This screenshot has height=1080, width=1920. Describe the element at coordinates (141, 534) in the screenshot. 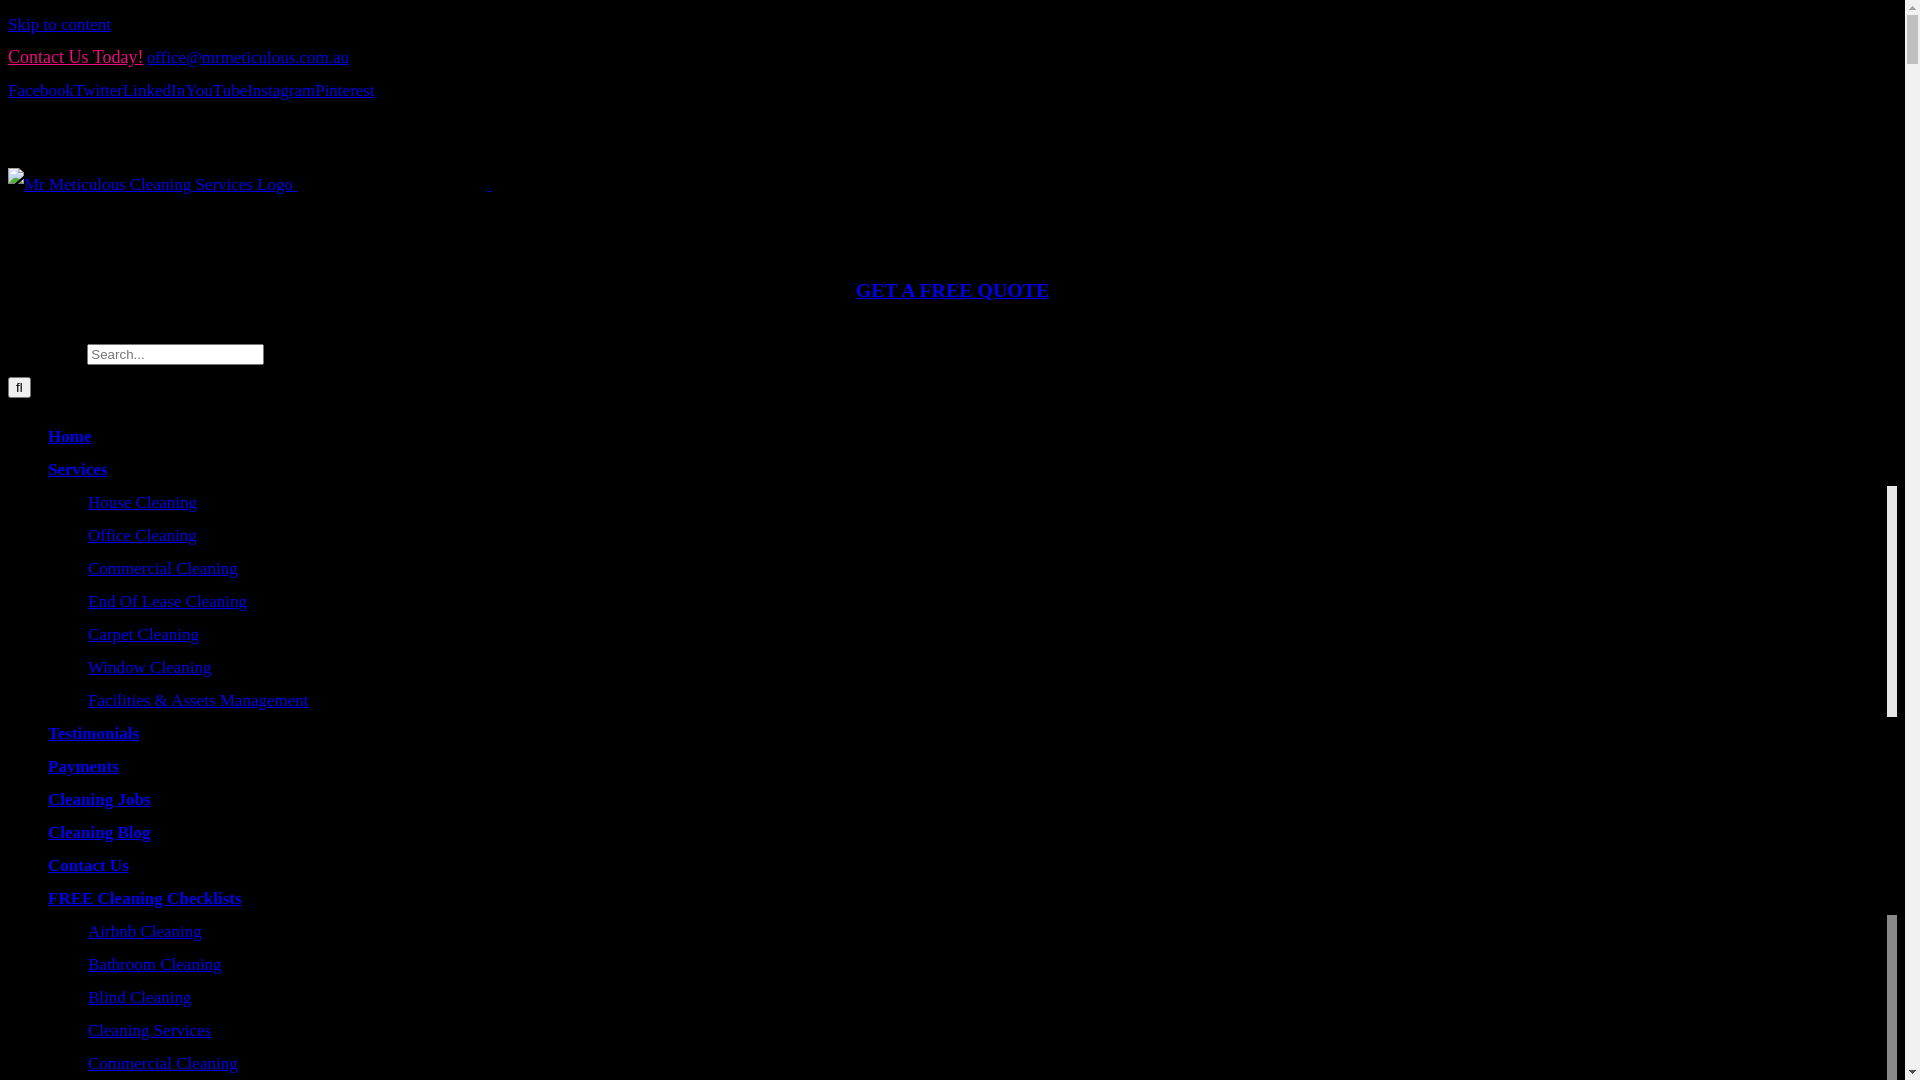

I see `'Office Cleaning'` at that location.